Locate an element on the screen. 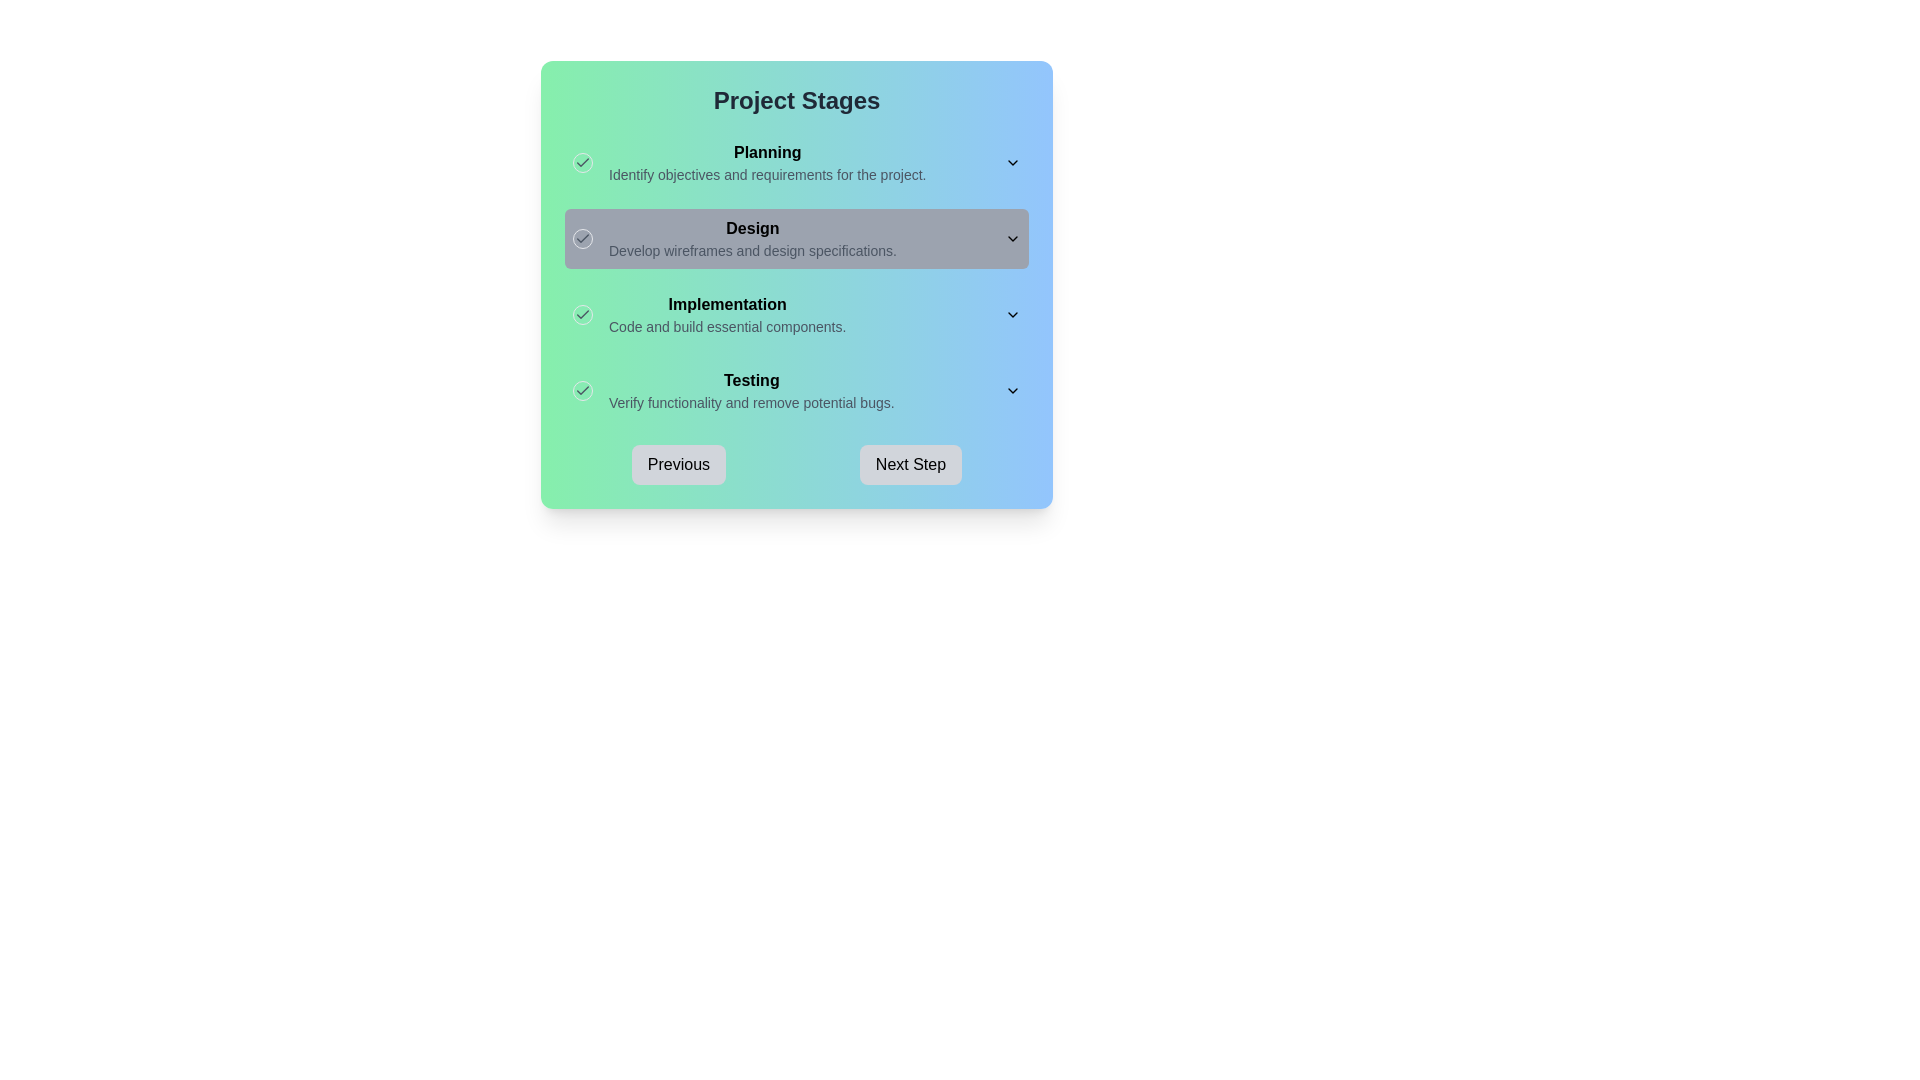 Image resolution: width=1920 pixels, height=1080 pixels. the dropdown toggle button located at the far-right end of the 'Planning' section card is located at coordinates (1012, 161).